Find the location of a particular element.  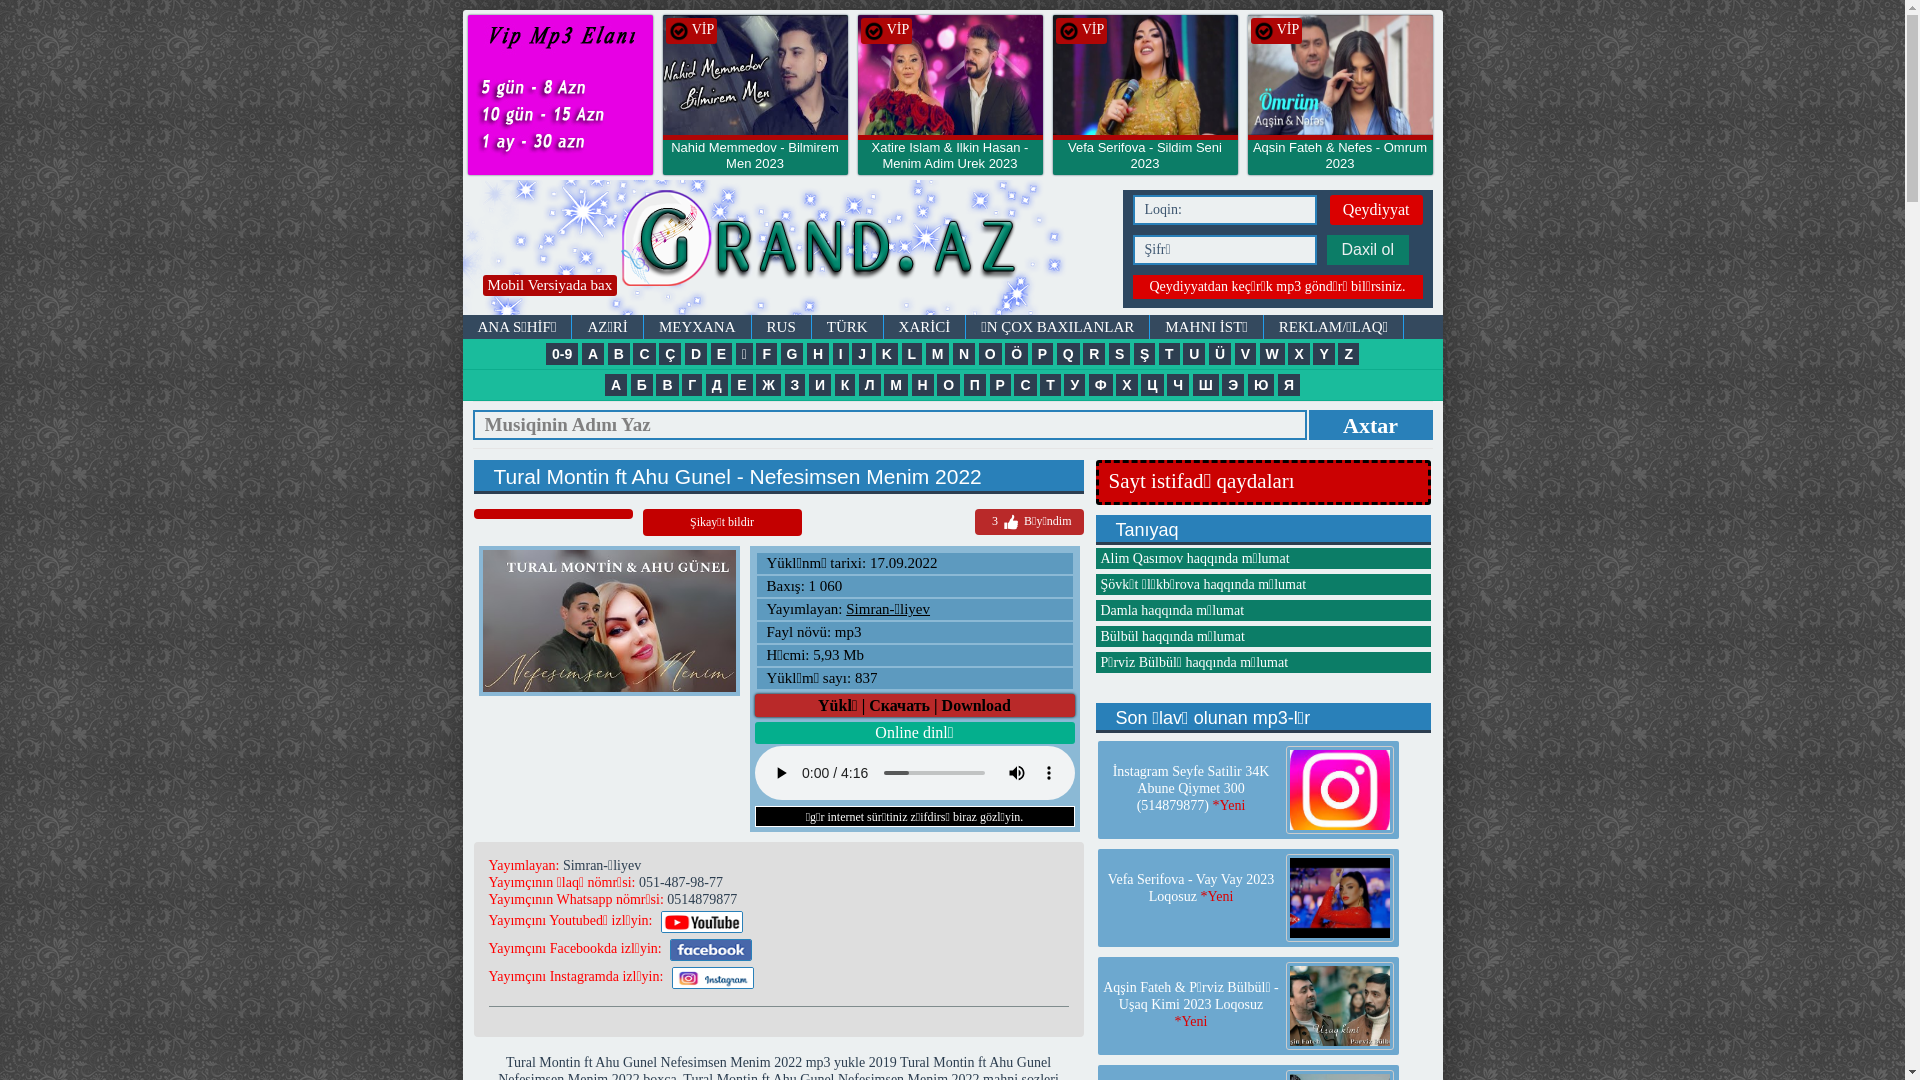

'W' is located at coordinates (1258, 353).